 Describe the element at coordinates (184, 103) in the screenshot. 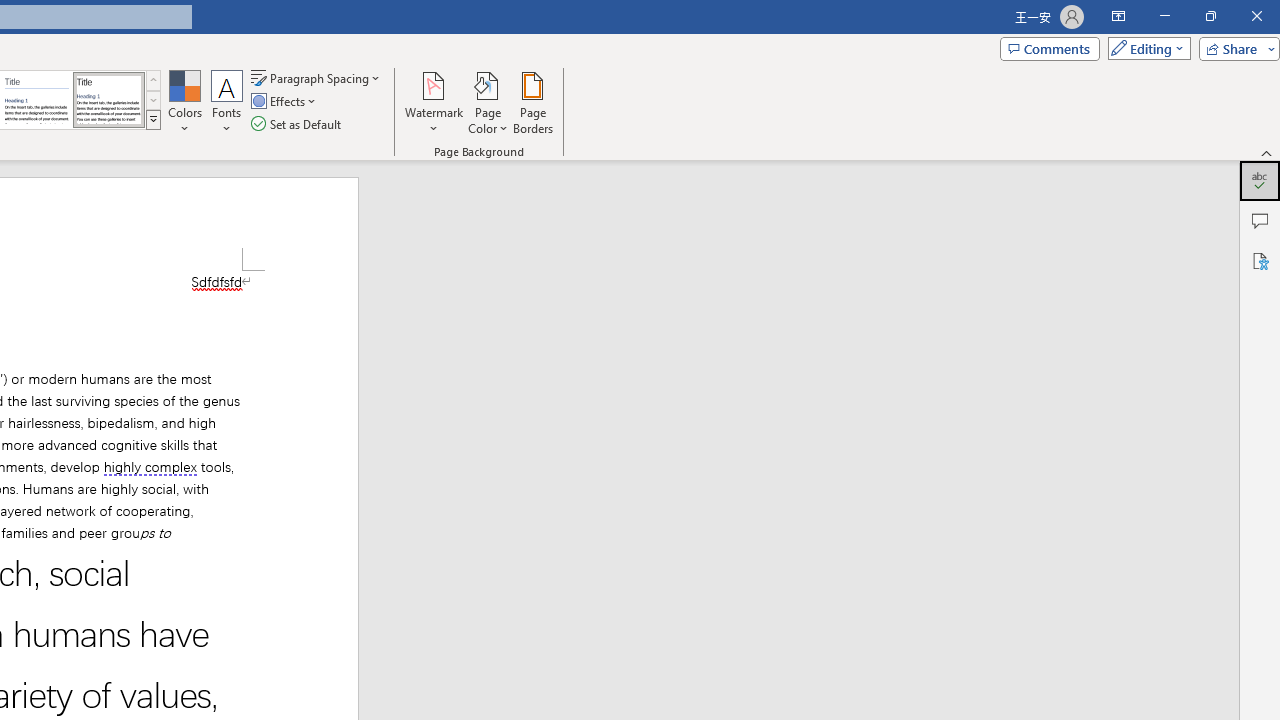

I see `'Colors'` at that location.